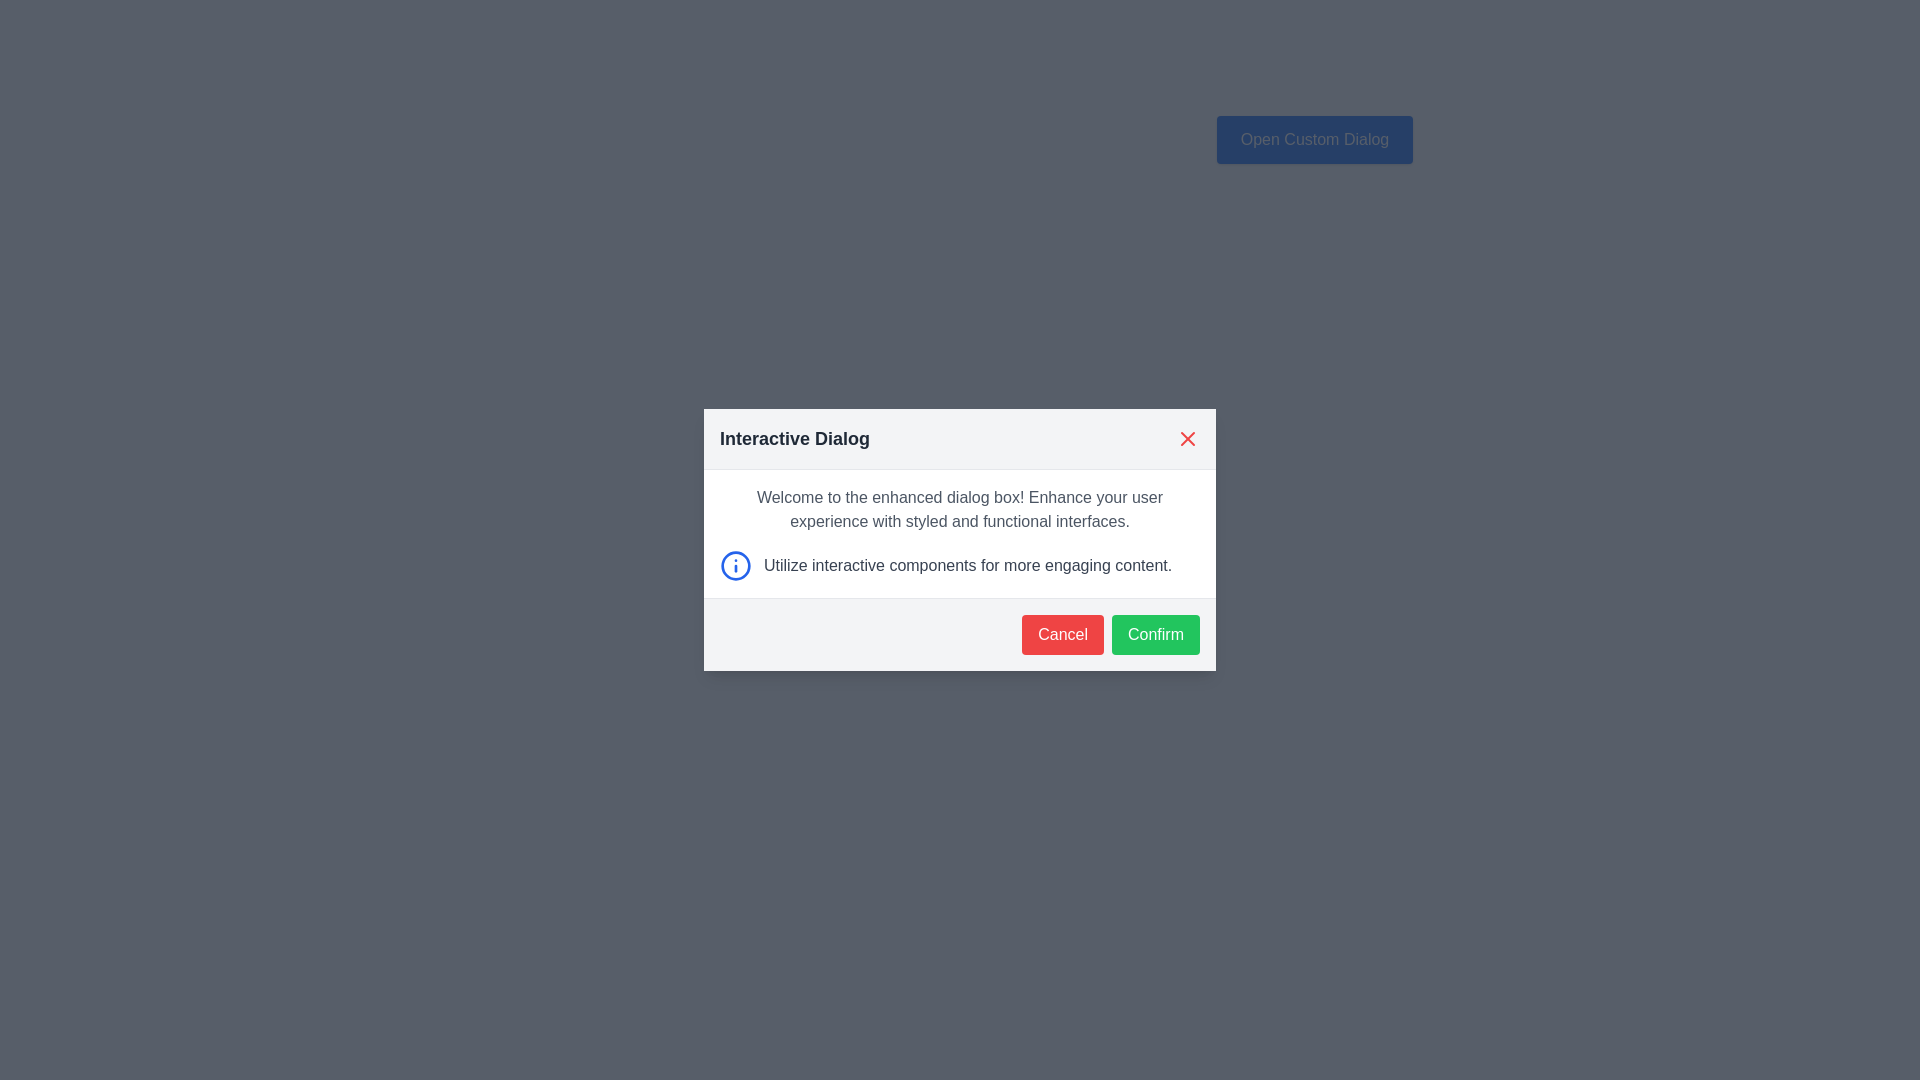  What do you see at coordinates (960, 566) in the screenshot?
I see `informational text located below the main descriptive text in the interactive dialog, positioned above the cancel and confirm buttons` at bounding box center [960, 566].